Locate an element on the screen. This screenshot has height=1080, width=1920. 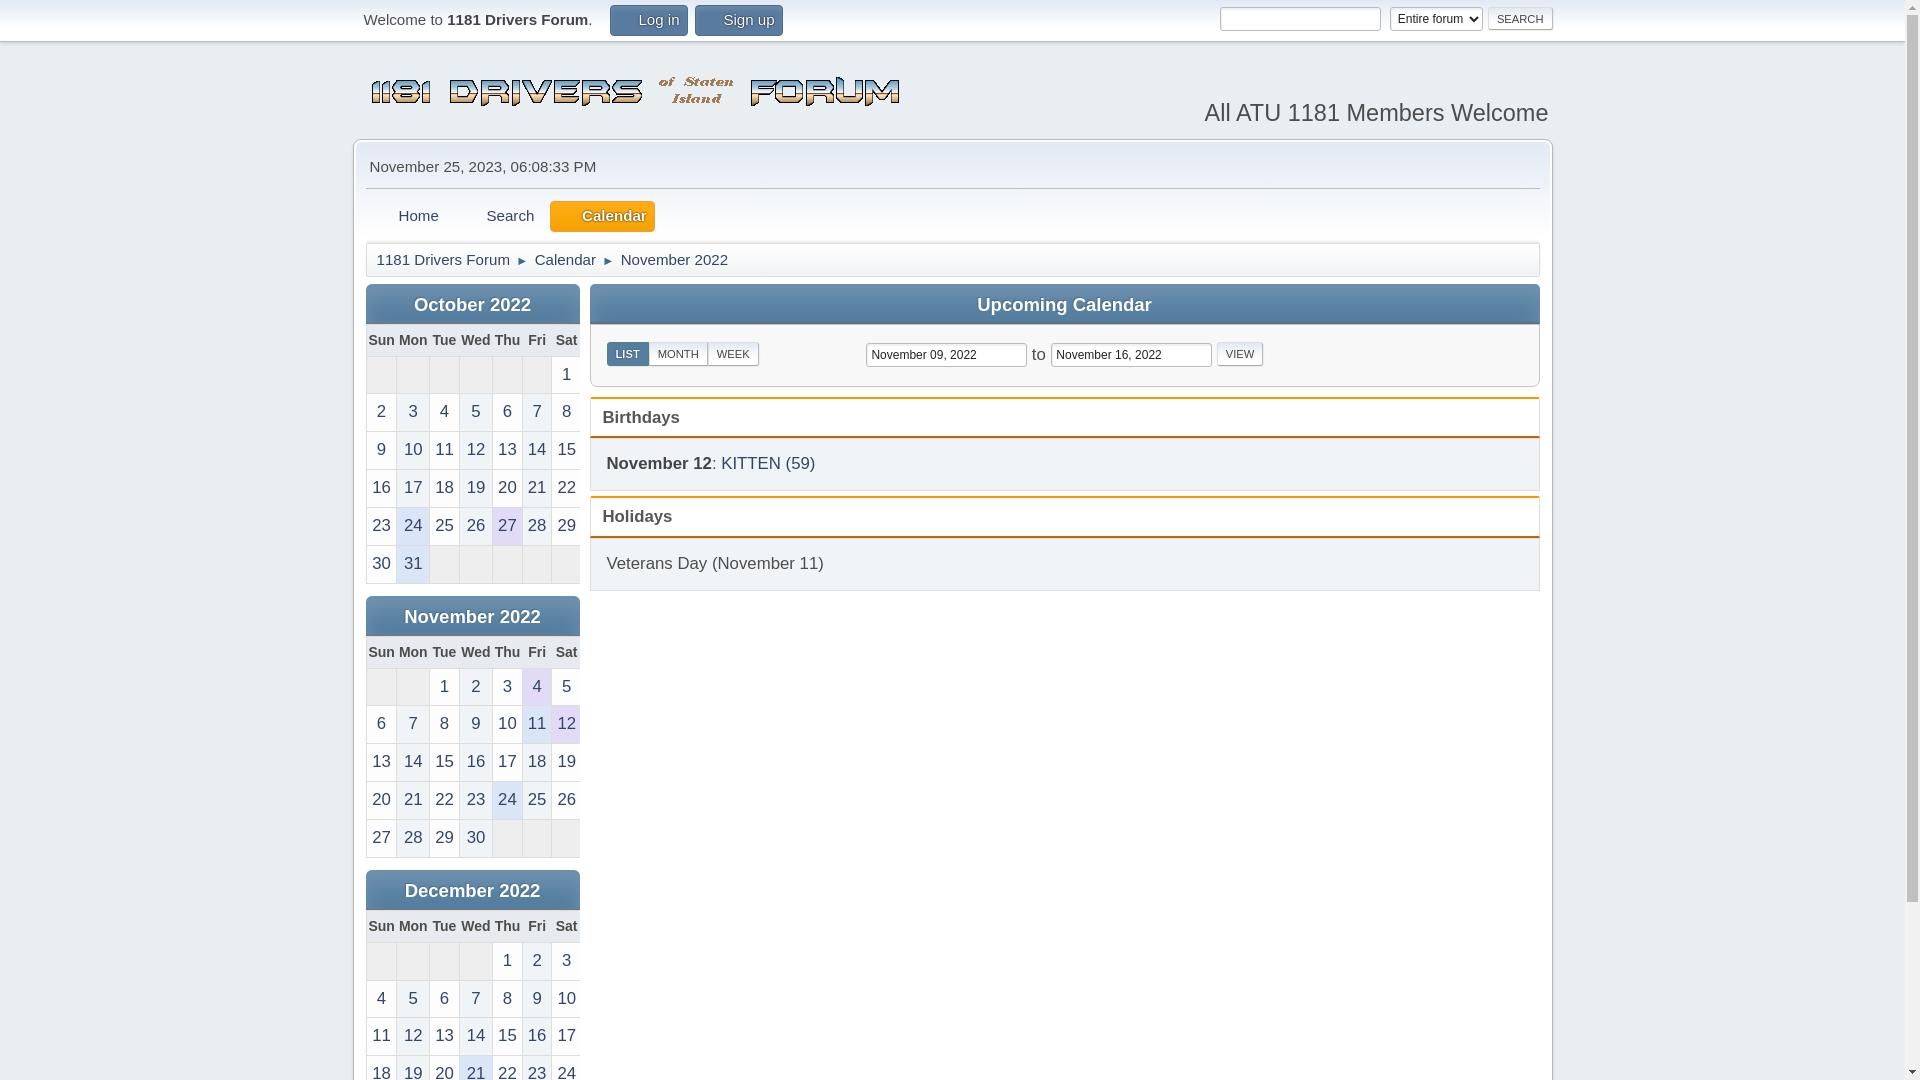
'22' is located at coordinates (552, 488).